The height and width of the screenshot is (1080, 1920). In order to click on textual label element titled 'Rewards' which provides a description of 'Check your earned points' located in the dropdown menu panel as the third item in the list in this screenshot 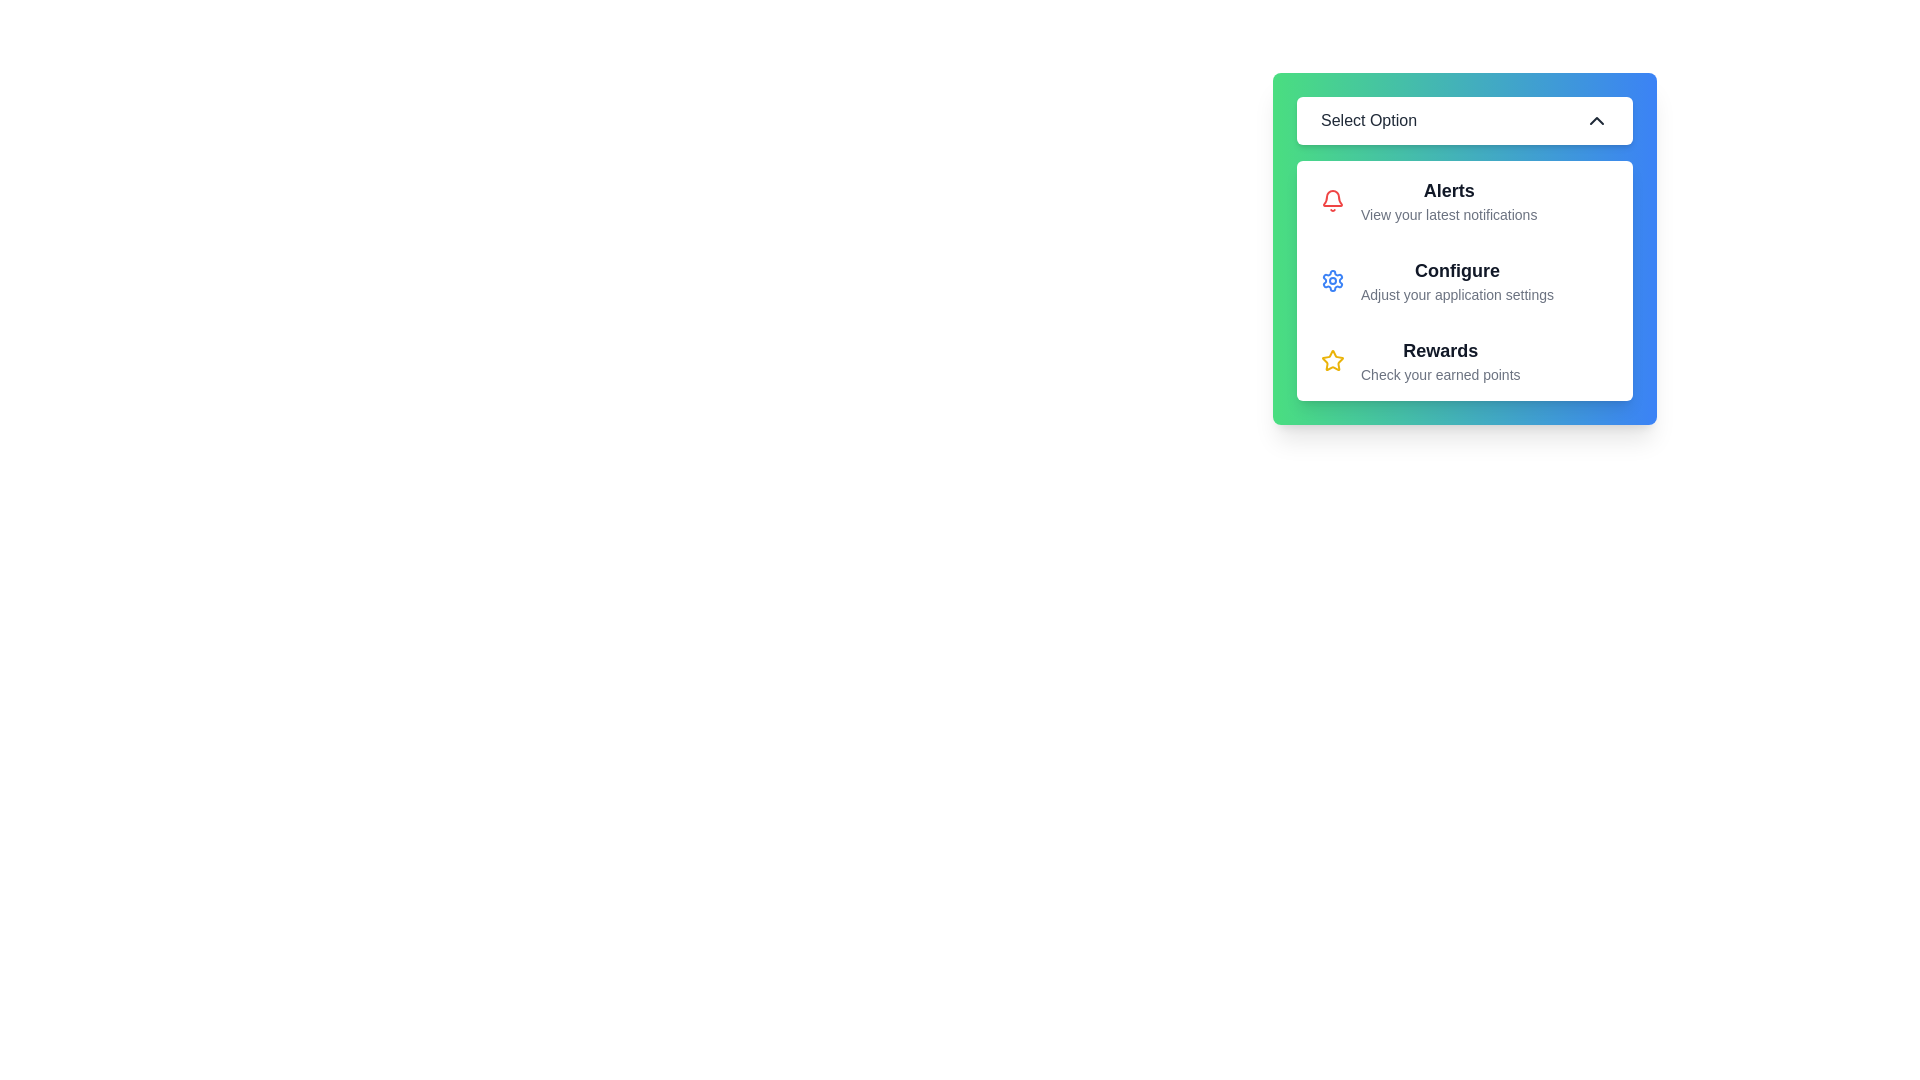, I will do `click(1440, 361)`.